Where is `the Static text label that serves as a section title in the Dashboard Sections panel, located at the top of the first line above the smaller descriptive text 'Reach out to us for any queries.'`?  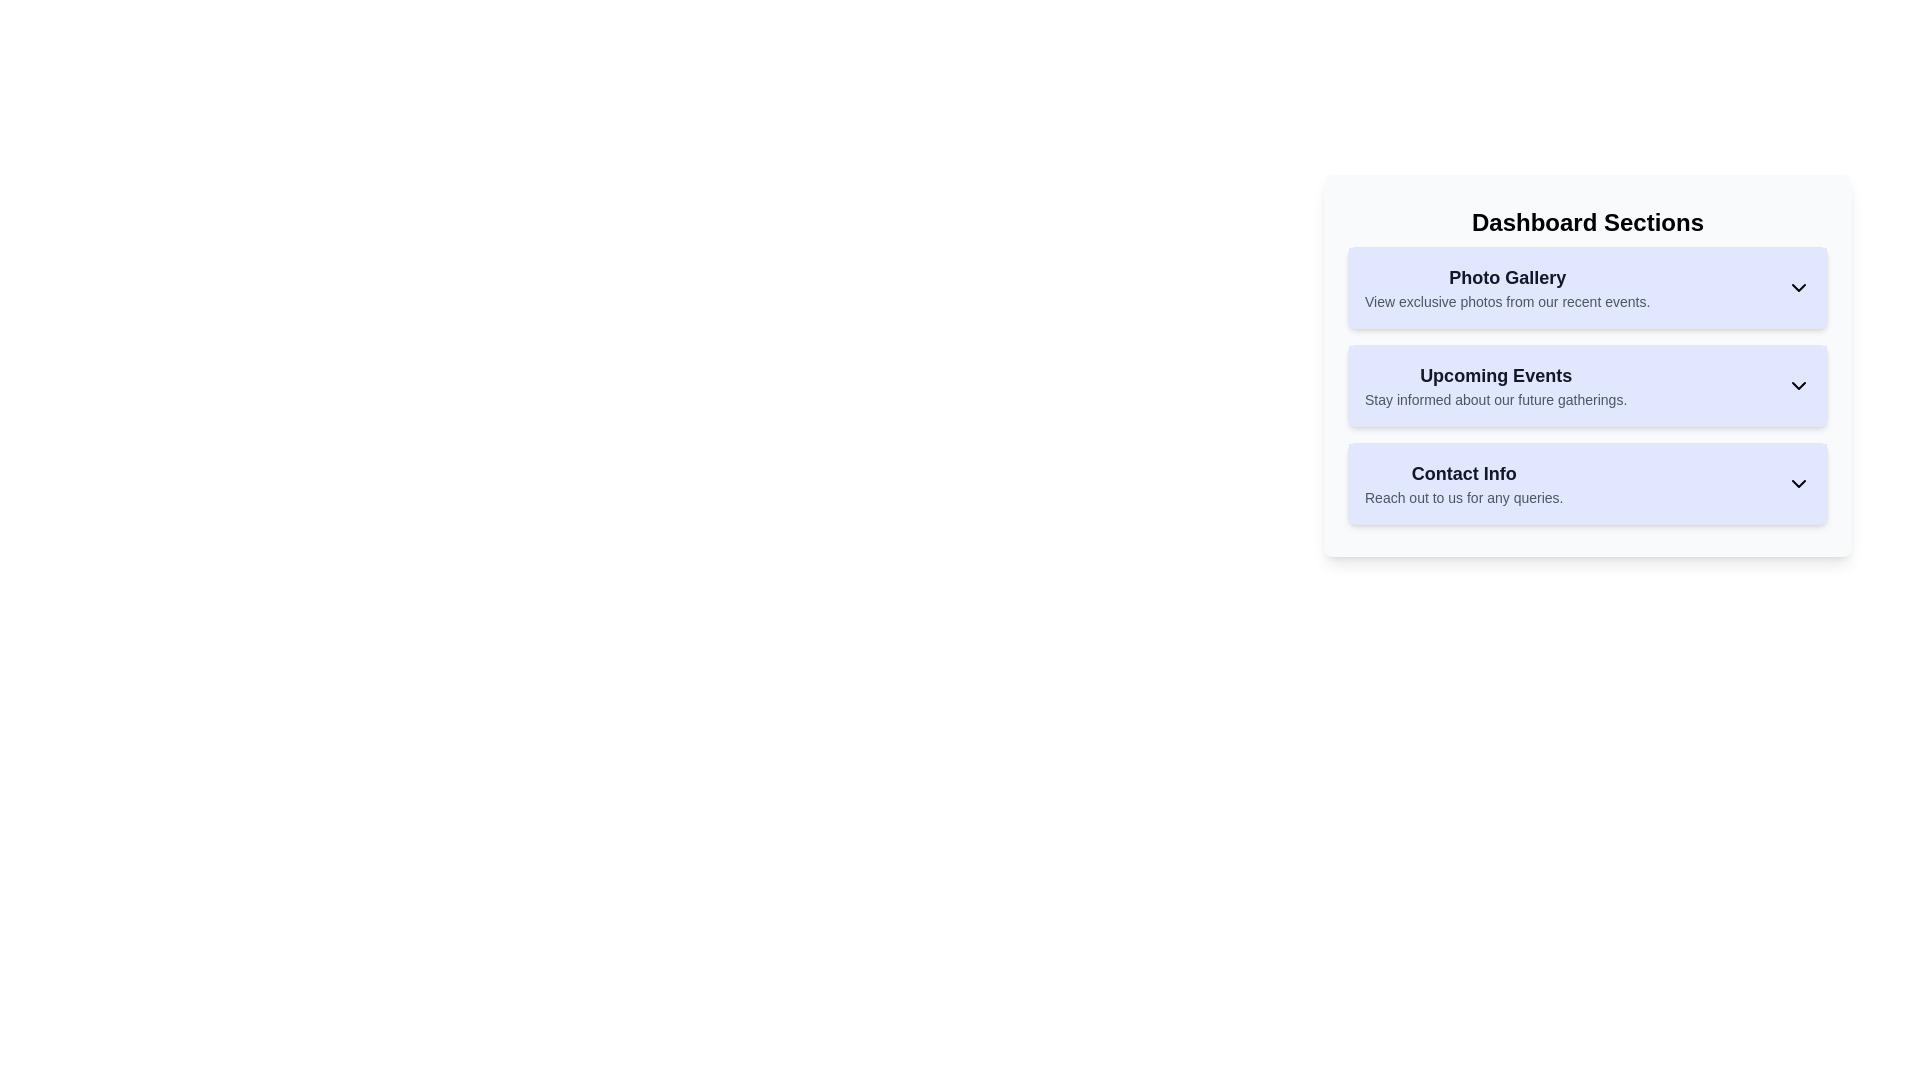 the Static text label that serves as a section title in the Dashboard Sections panel, located at the top of the first line above the smaller descriptive text 'Reach out to us for any queries.' is located at coordinates (1464, 474).